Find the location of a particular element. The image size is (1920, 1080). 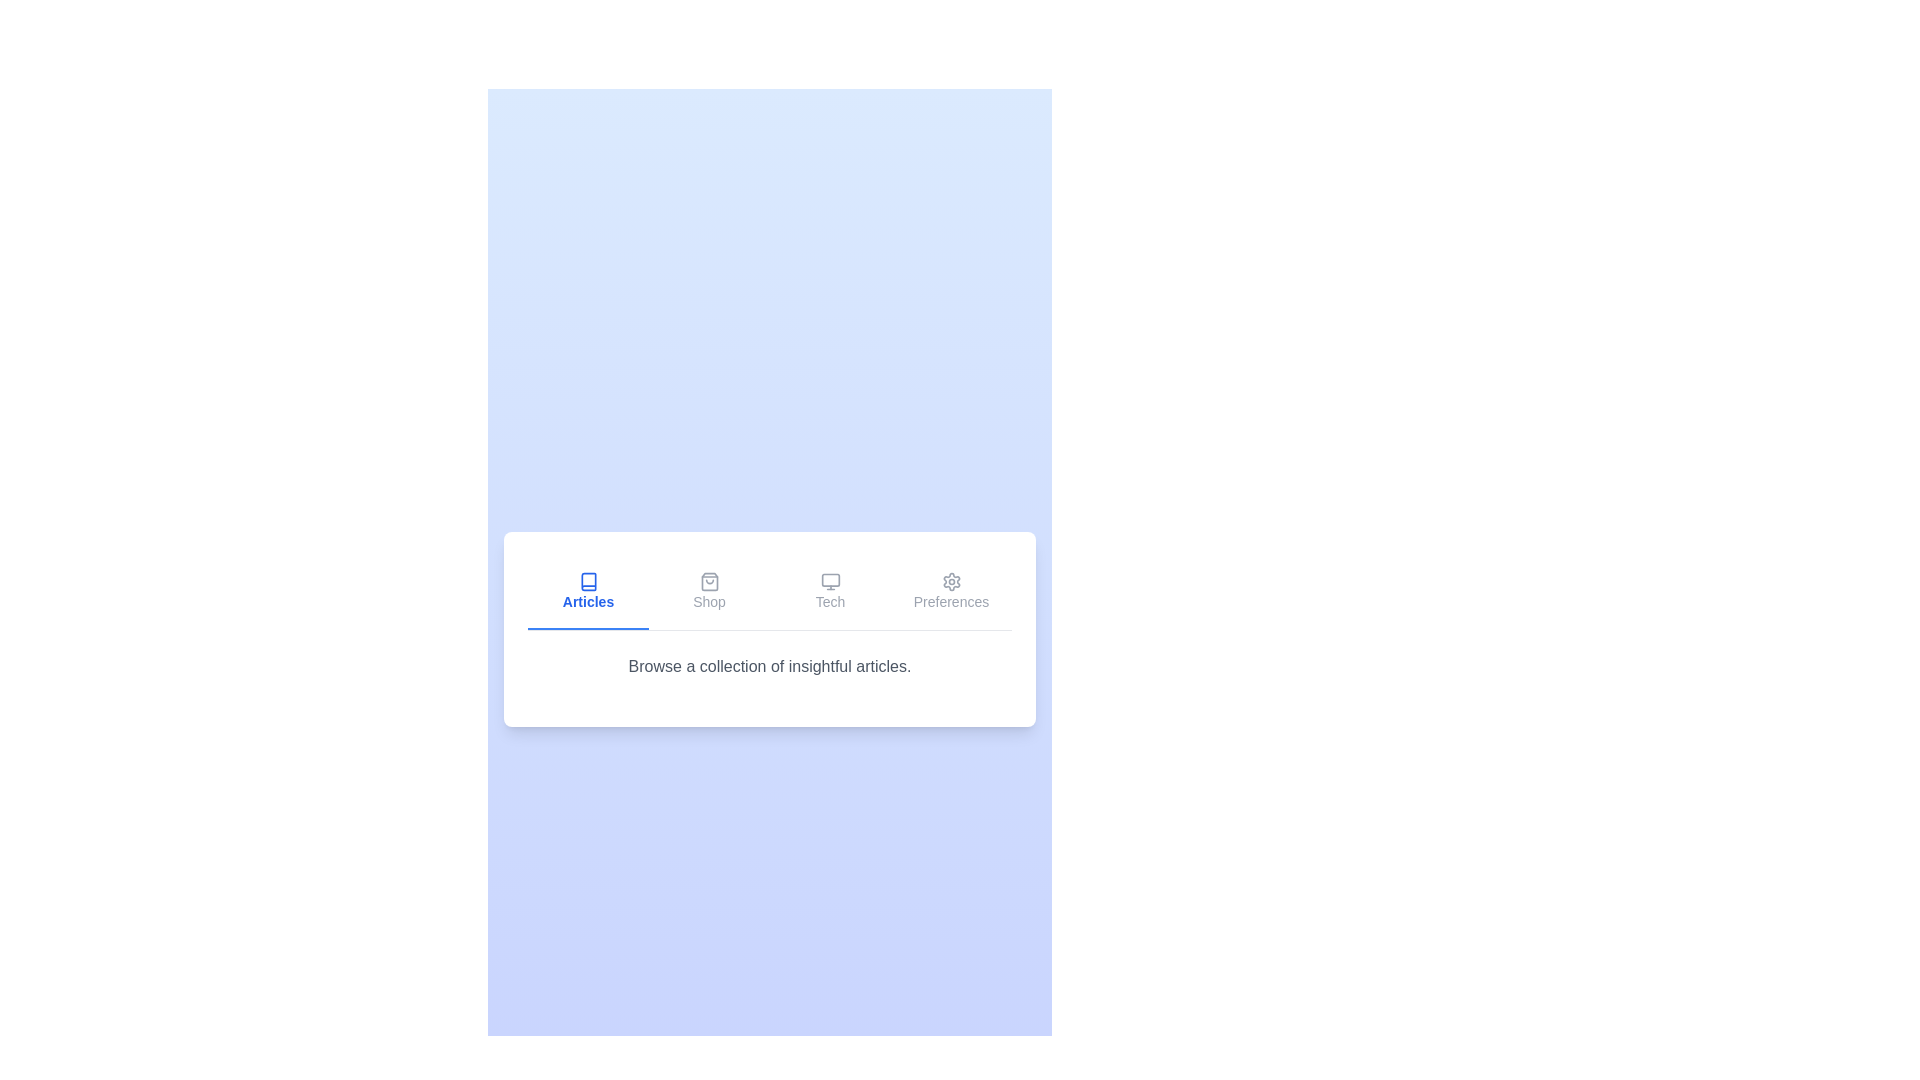

the tab labeled Shop to select it is located at coordinates (709, 591).